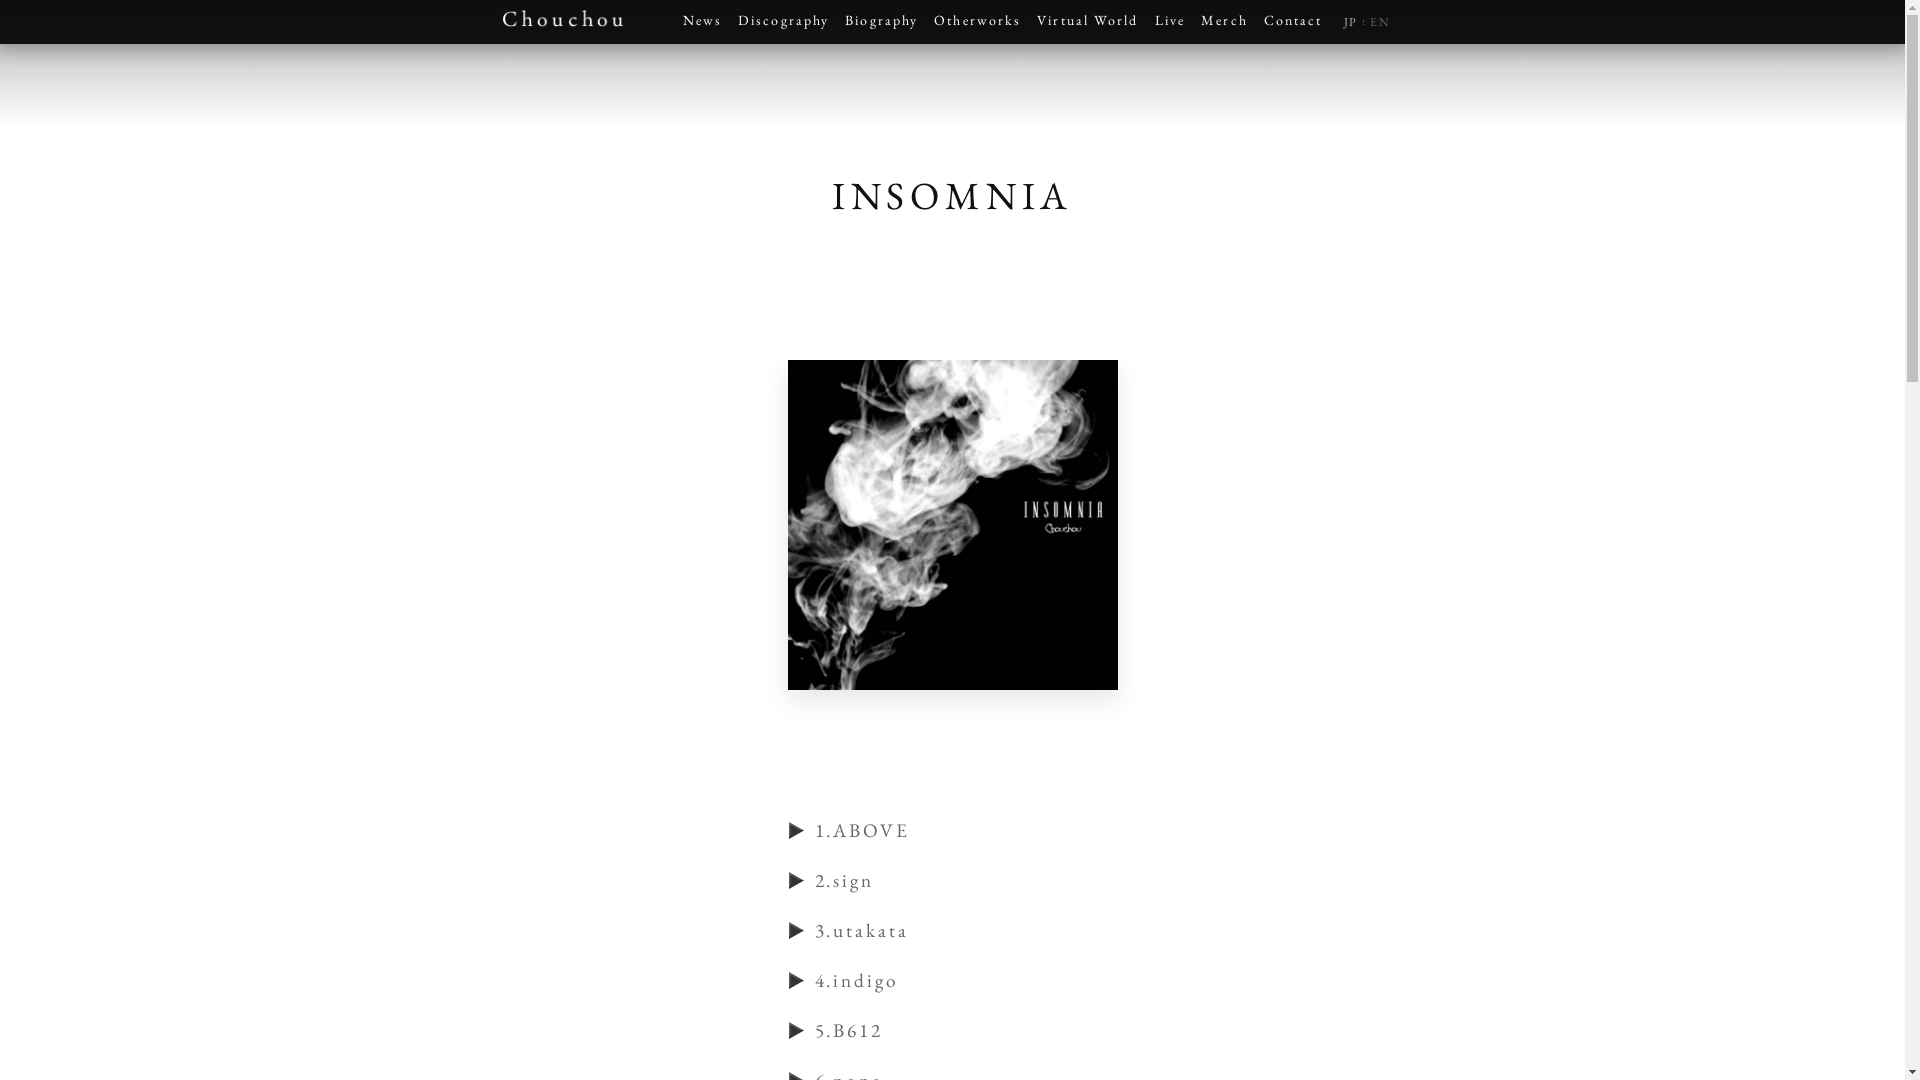 Image resolution: width=1920 pixels, height=1080 pixels. Describe the element at coordinates (796, 879) in the screenshot. I see `'play'` at that location.